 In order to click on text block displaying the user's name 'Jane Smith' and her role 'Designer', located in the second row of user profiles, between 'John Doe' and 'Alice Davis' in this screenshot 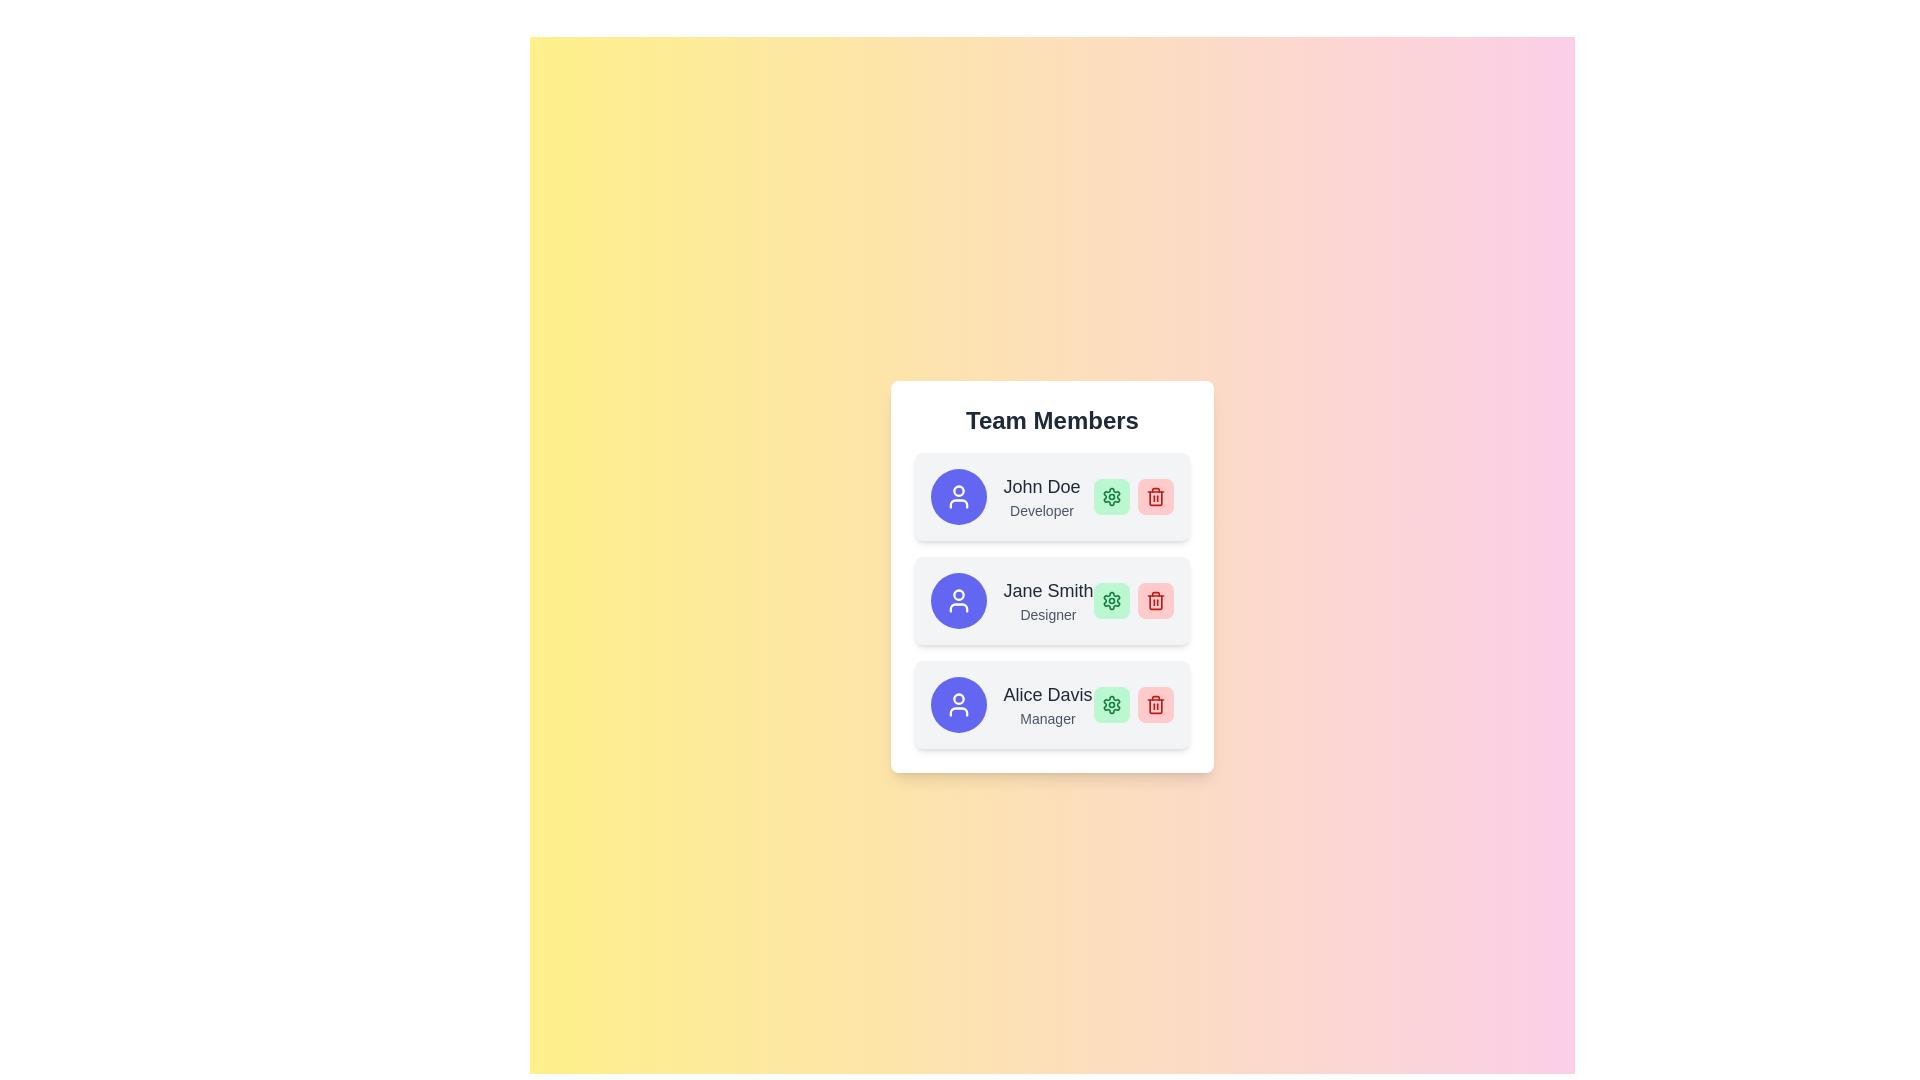, I will do `click(1047, 600)`.